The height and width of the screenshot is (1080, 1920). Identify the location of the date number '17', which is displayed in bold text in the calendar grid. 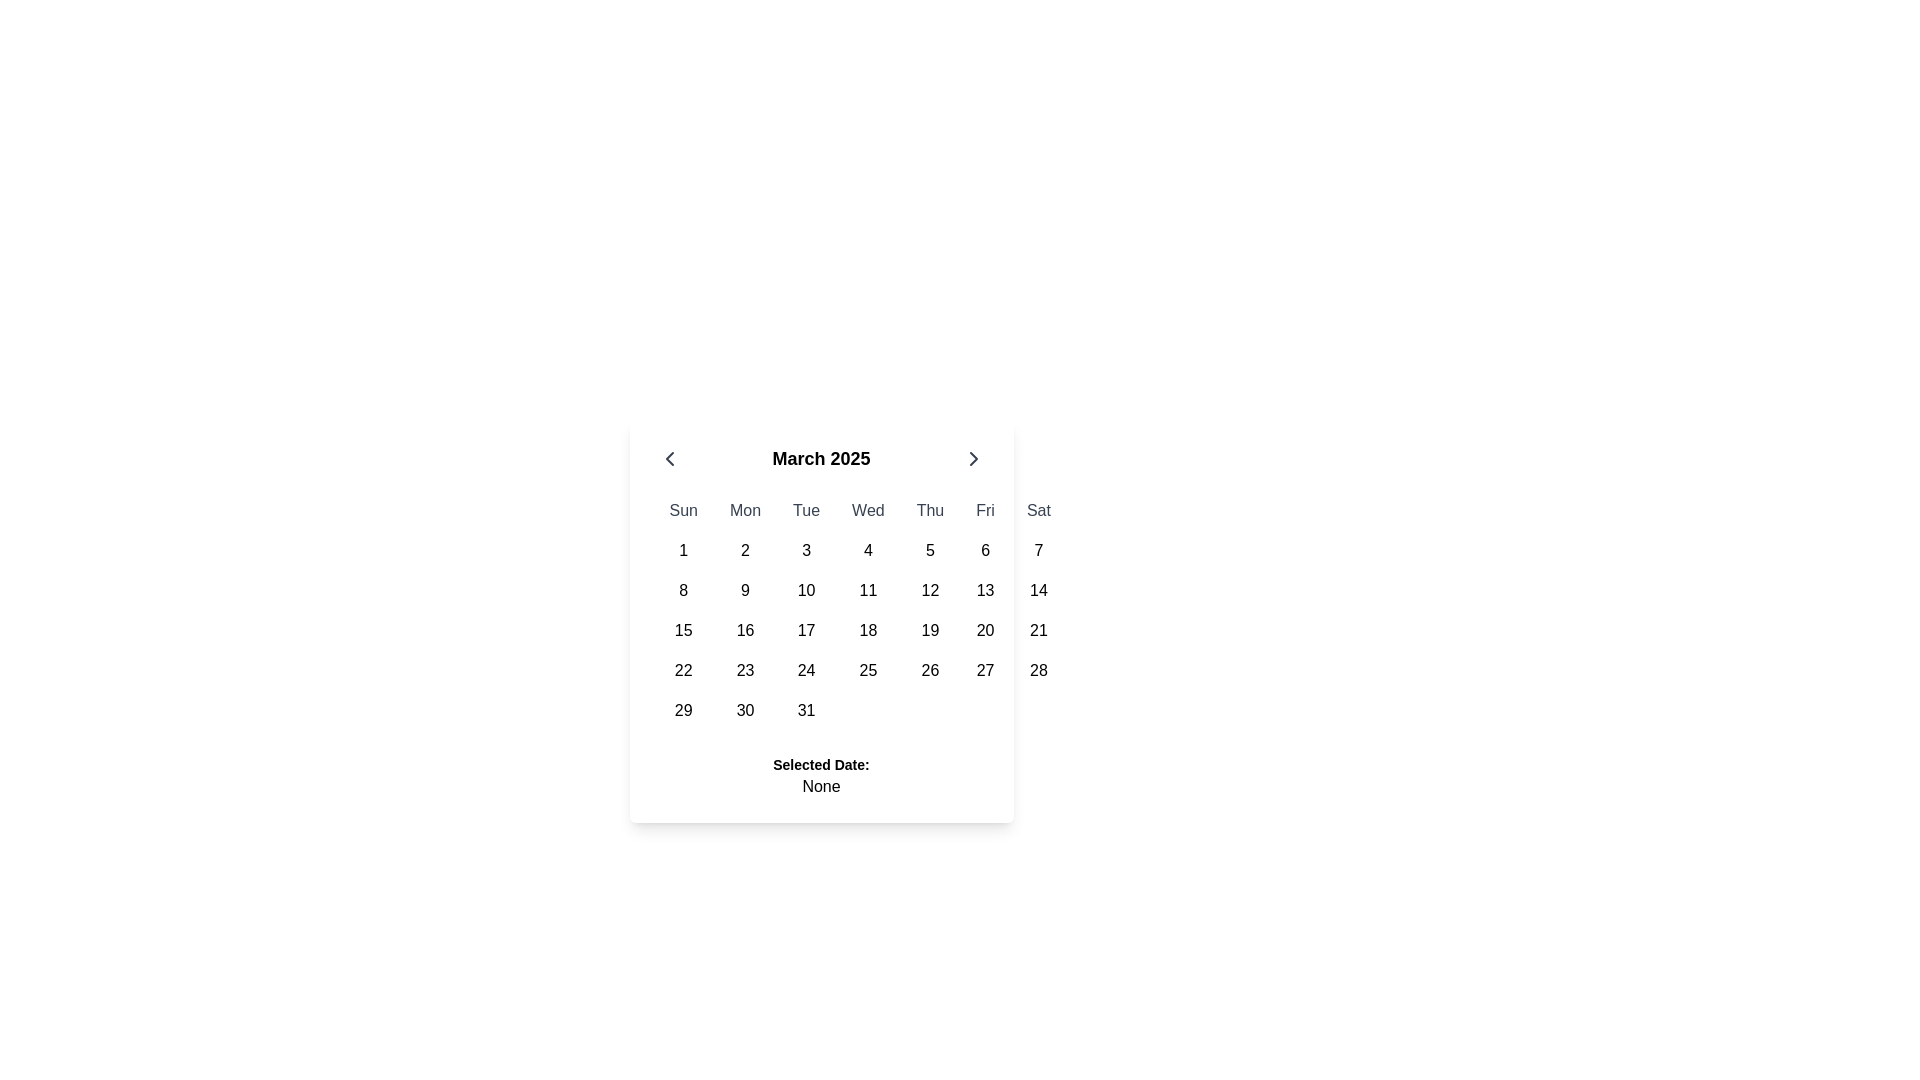
(806, 631).